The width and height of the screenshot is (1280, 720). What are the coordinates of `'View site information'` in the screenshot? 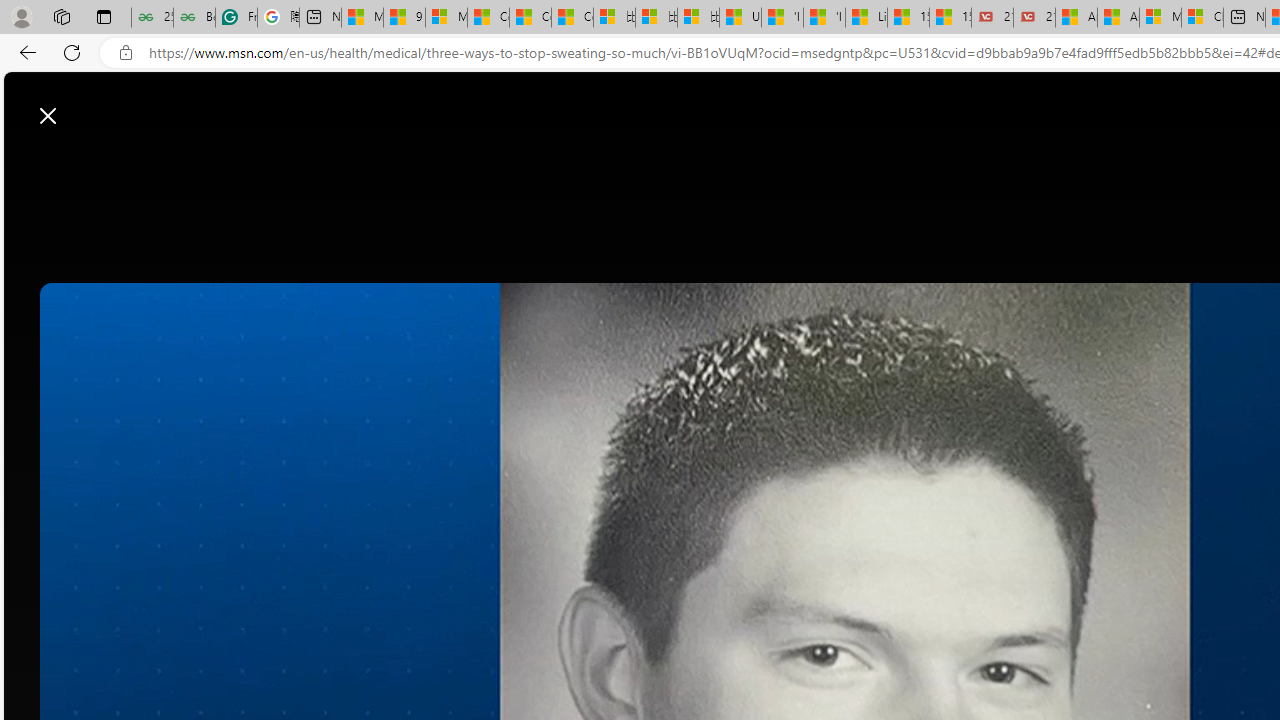 It's located at (125, 52).